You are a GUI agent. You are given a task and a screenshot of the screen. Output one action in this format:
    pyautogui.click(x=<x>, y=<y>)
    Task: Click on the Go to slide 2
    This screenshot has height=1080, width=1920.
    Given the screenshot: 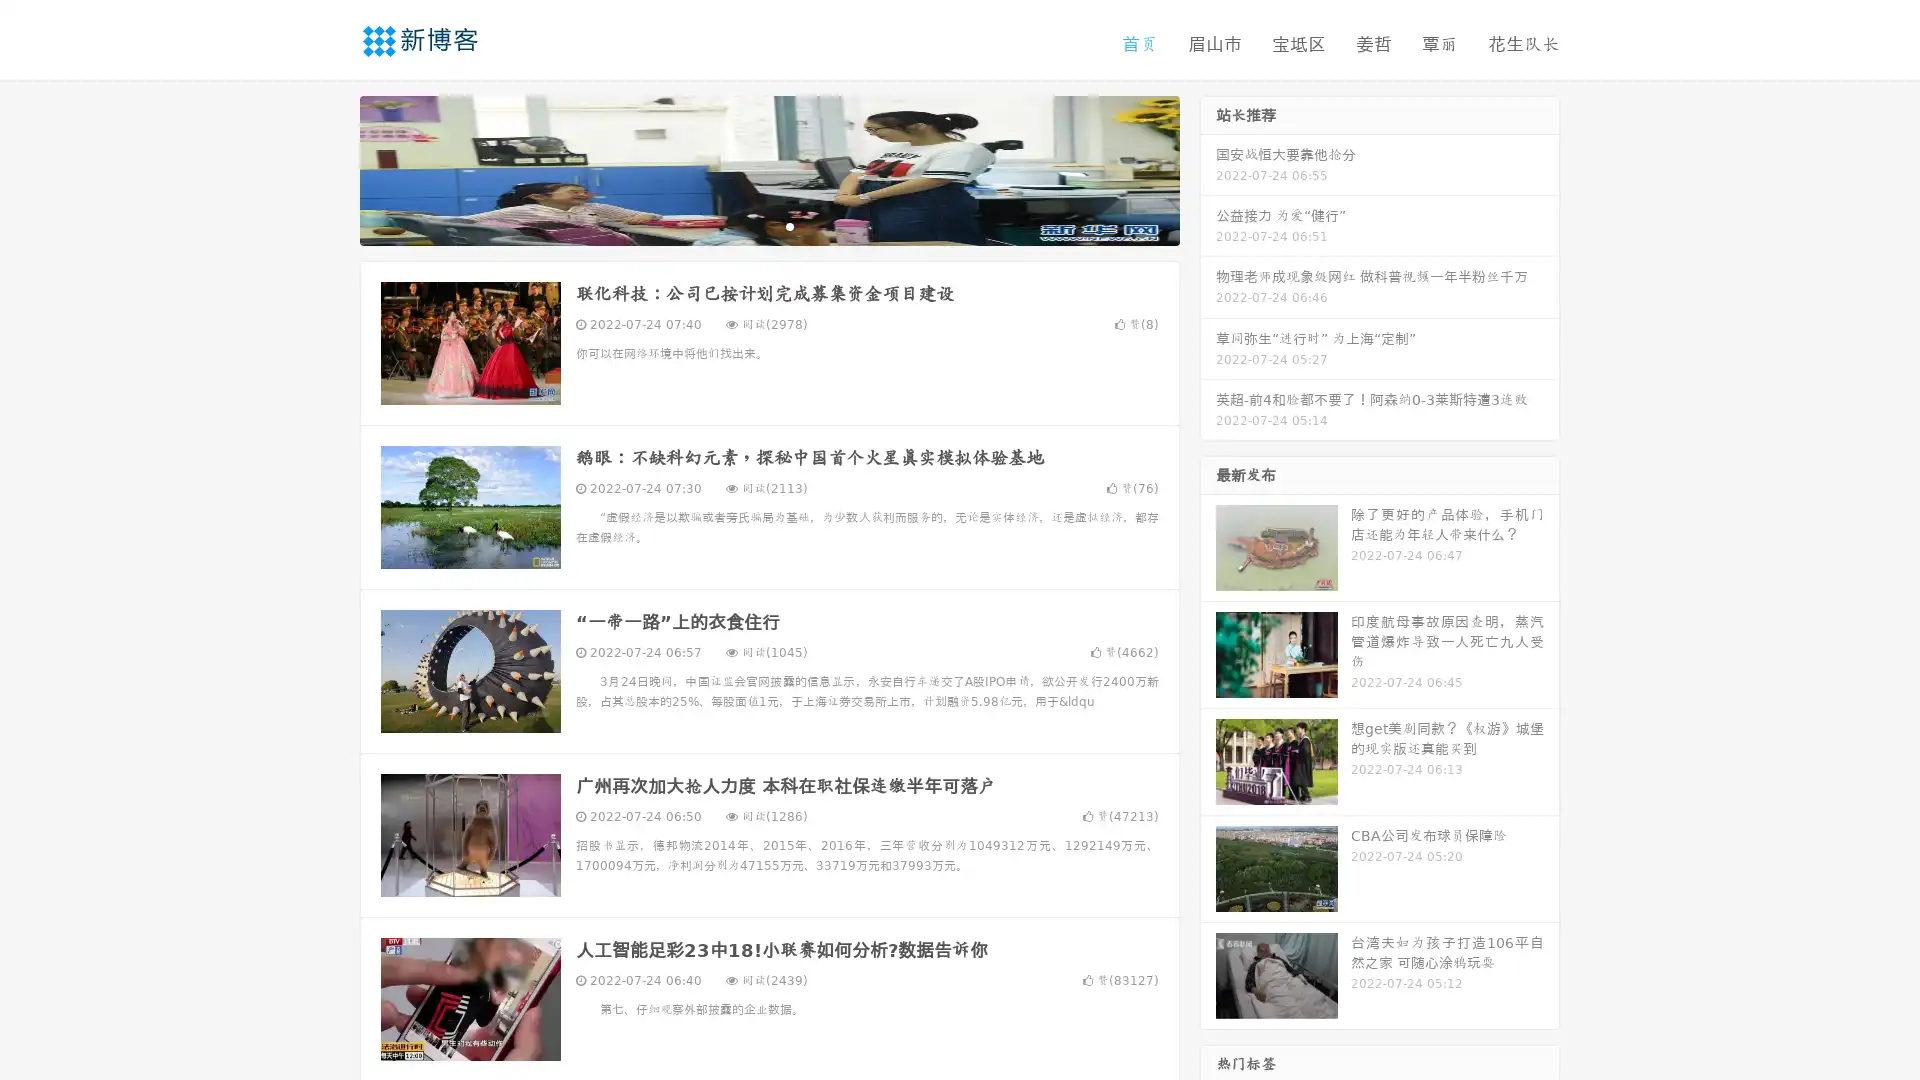 What is the action you would take?
    pyautogui.click(x=768, y=225)
    